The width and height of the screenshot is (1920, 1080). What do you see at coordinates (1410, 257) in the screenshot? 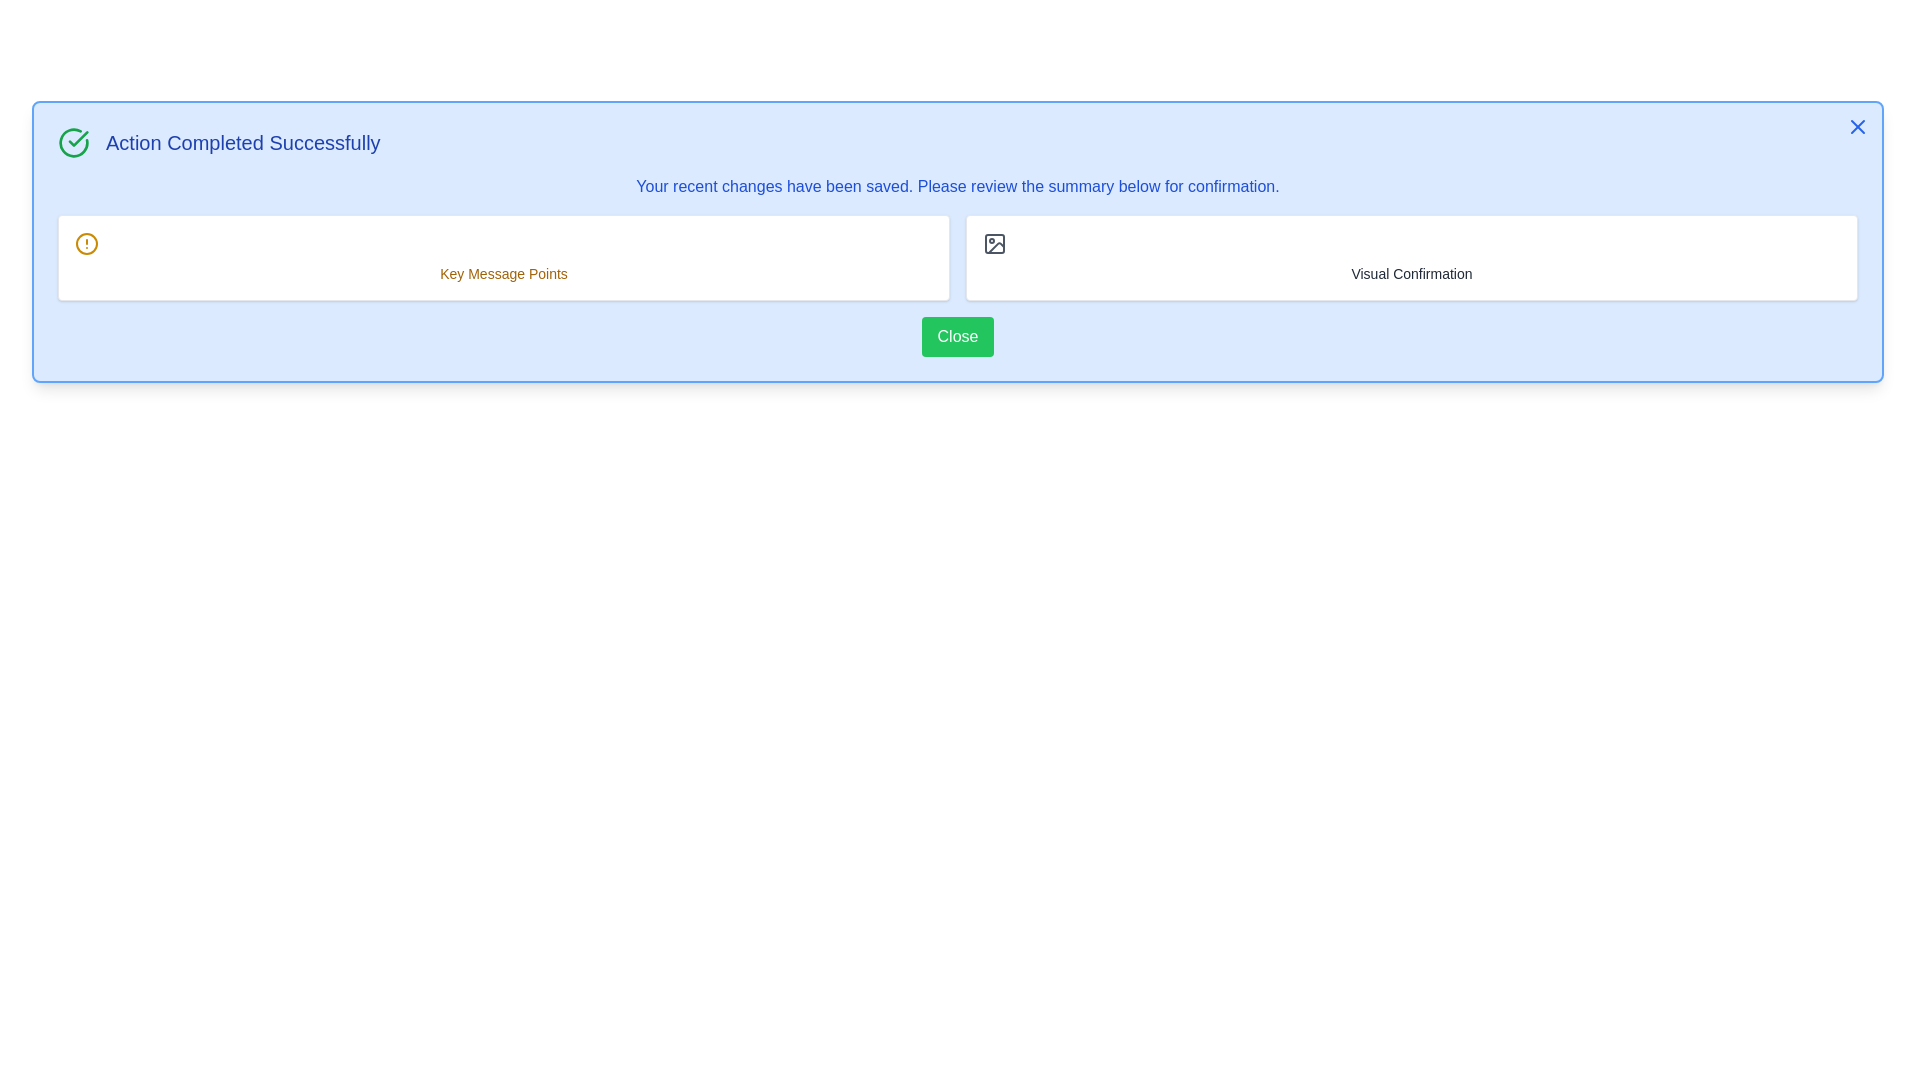
I see `the section 'Visual Confirmation' for interaction` at bounding box center [1410, 257].